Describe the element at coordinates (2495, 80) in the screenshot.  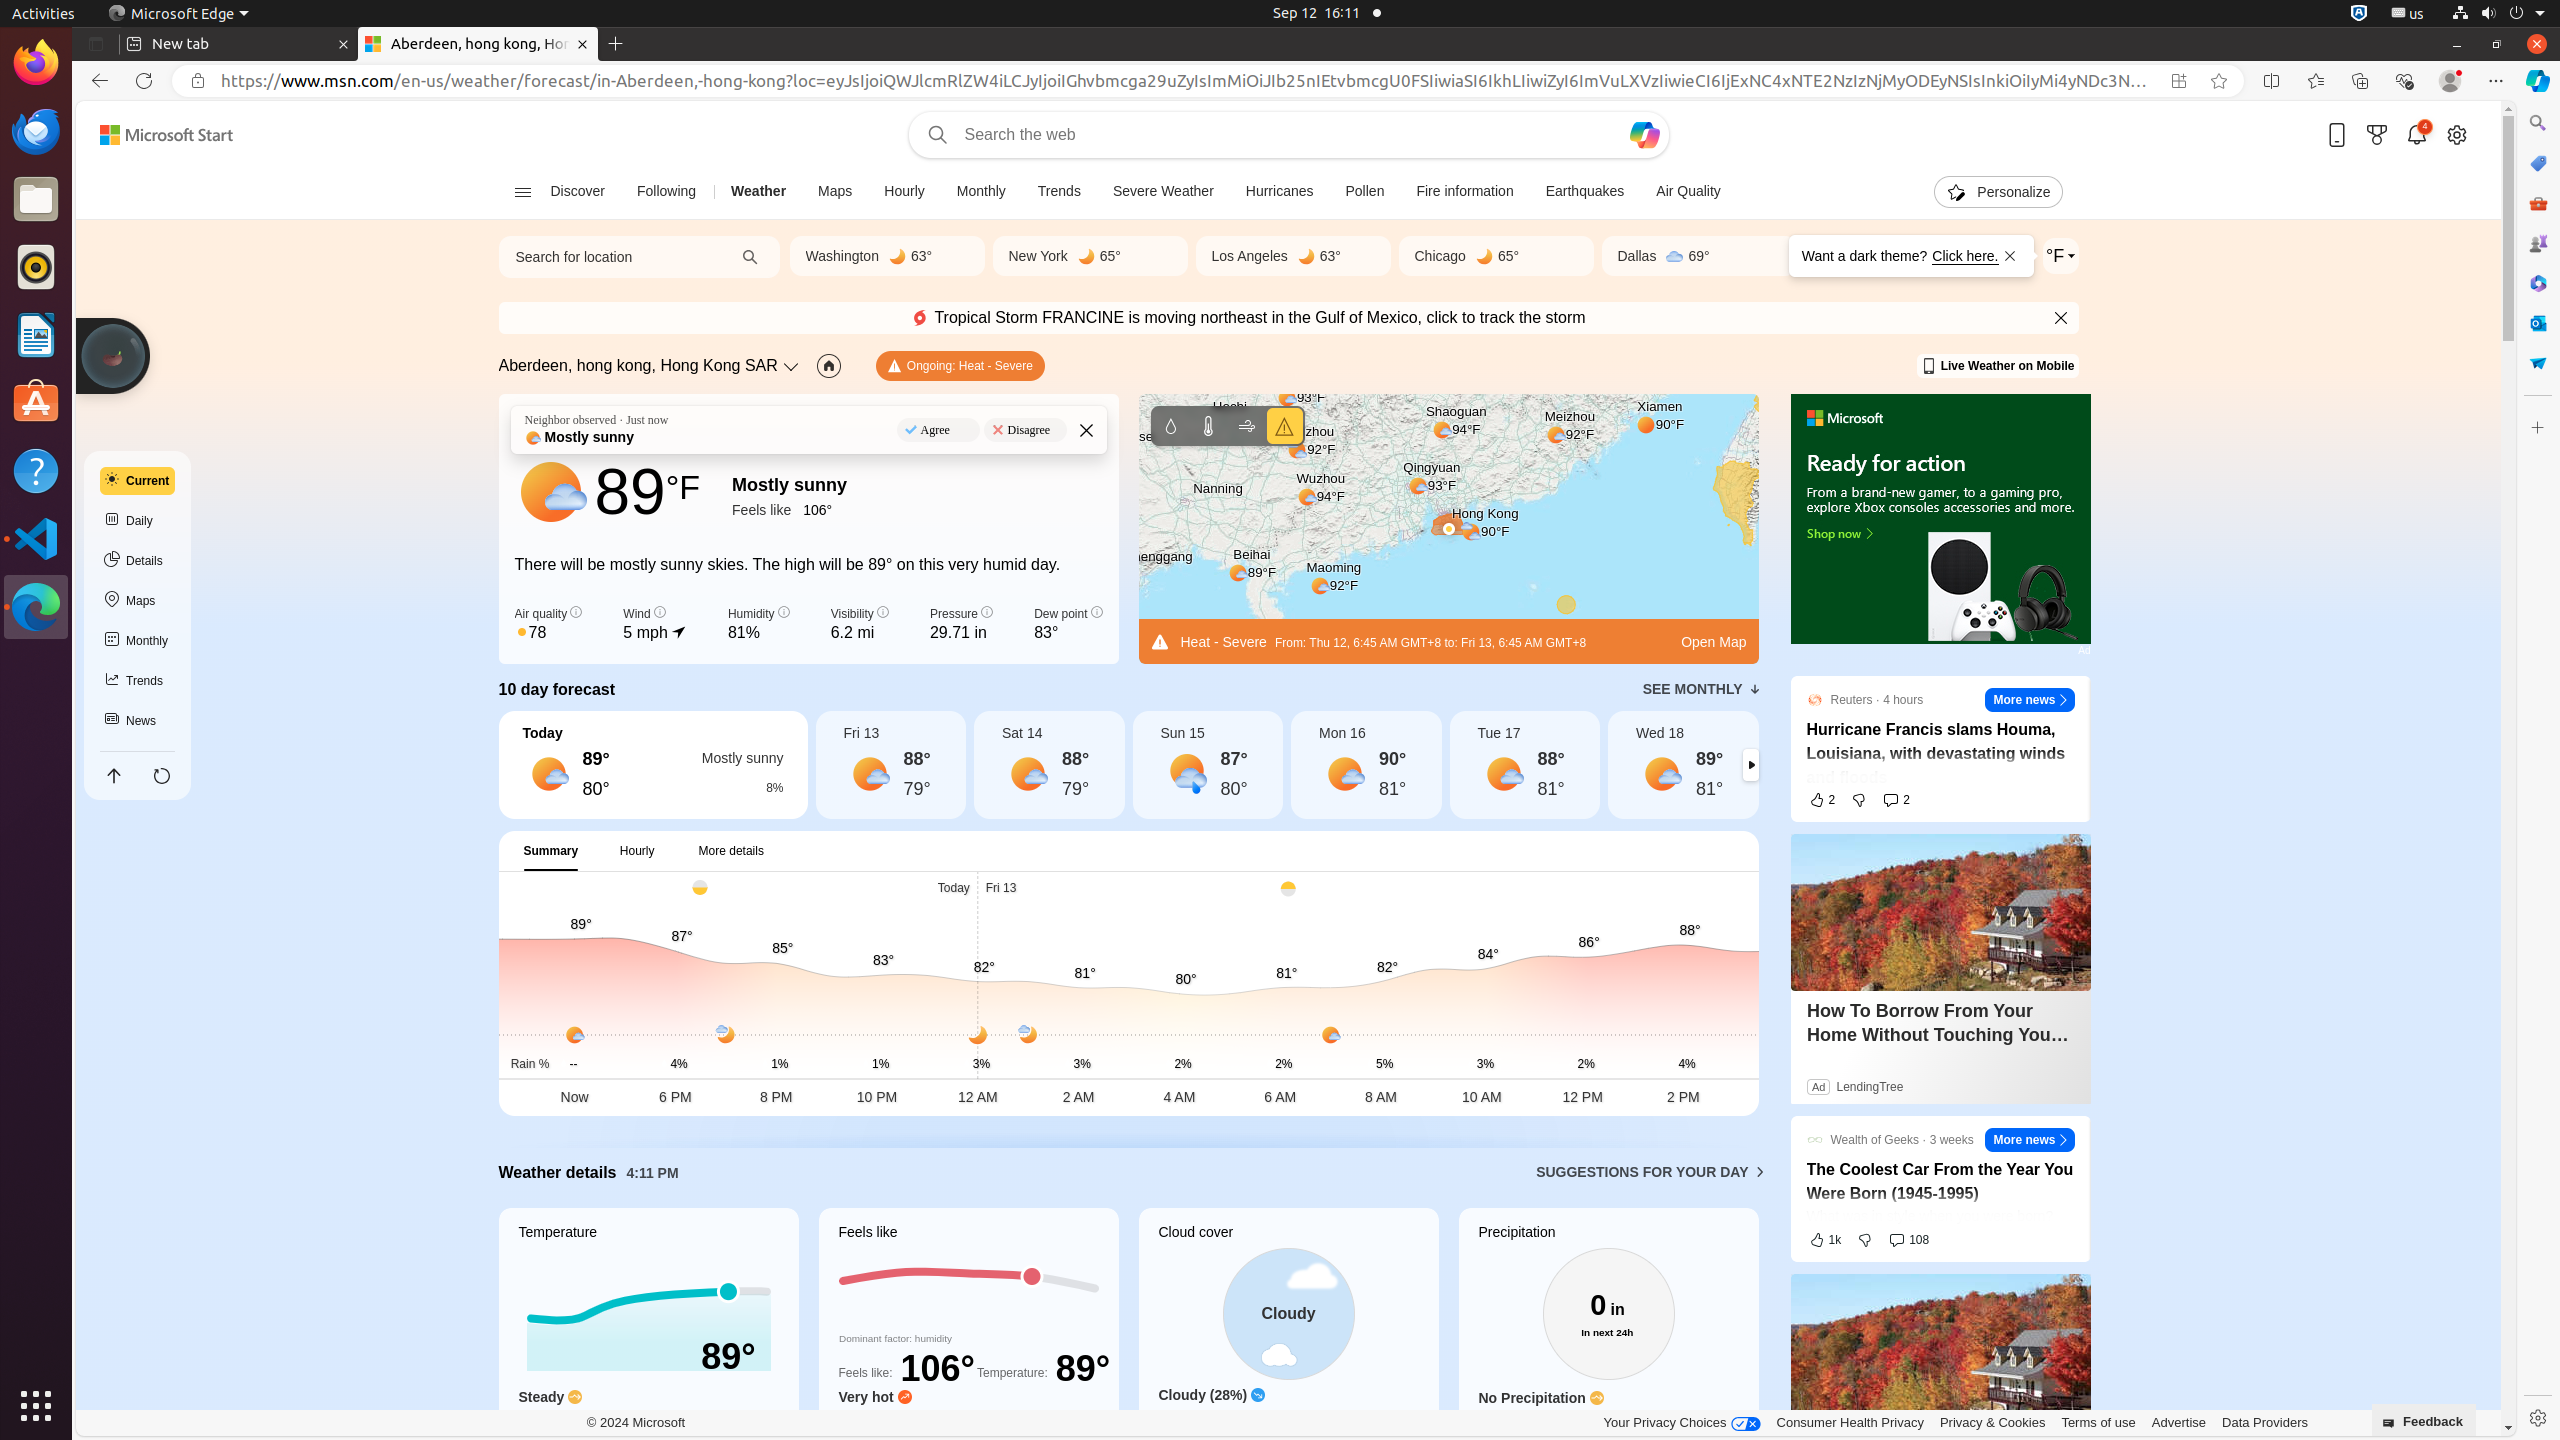
I see `'Settings and more (Alt+F)'` at that location.